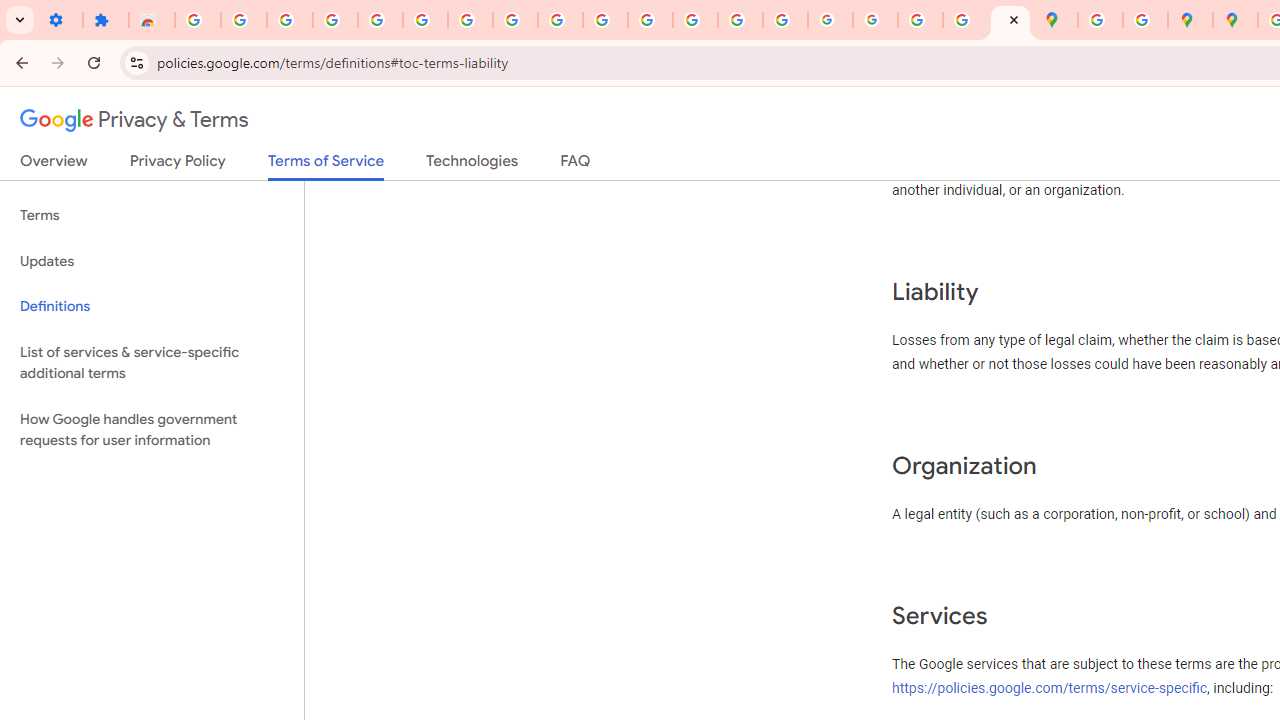 The height and width of the screenshot is (720, 1280). I want to click on 'Overview', so click(54, 164).